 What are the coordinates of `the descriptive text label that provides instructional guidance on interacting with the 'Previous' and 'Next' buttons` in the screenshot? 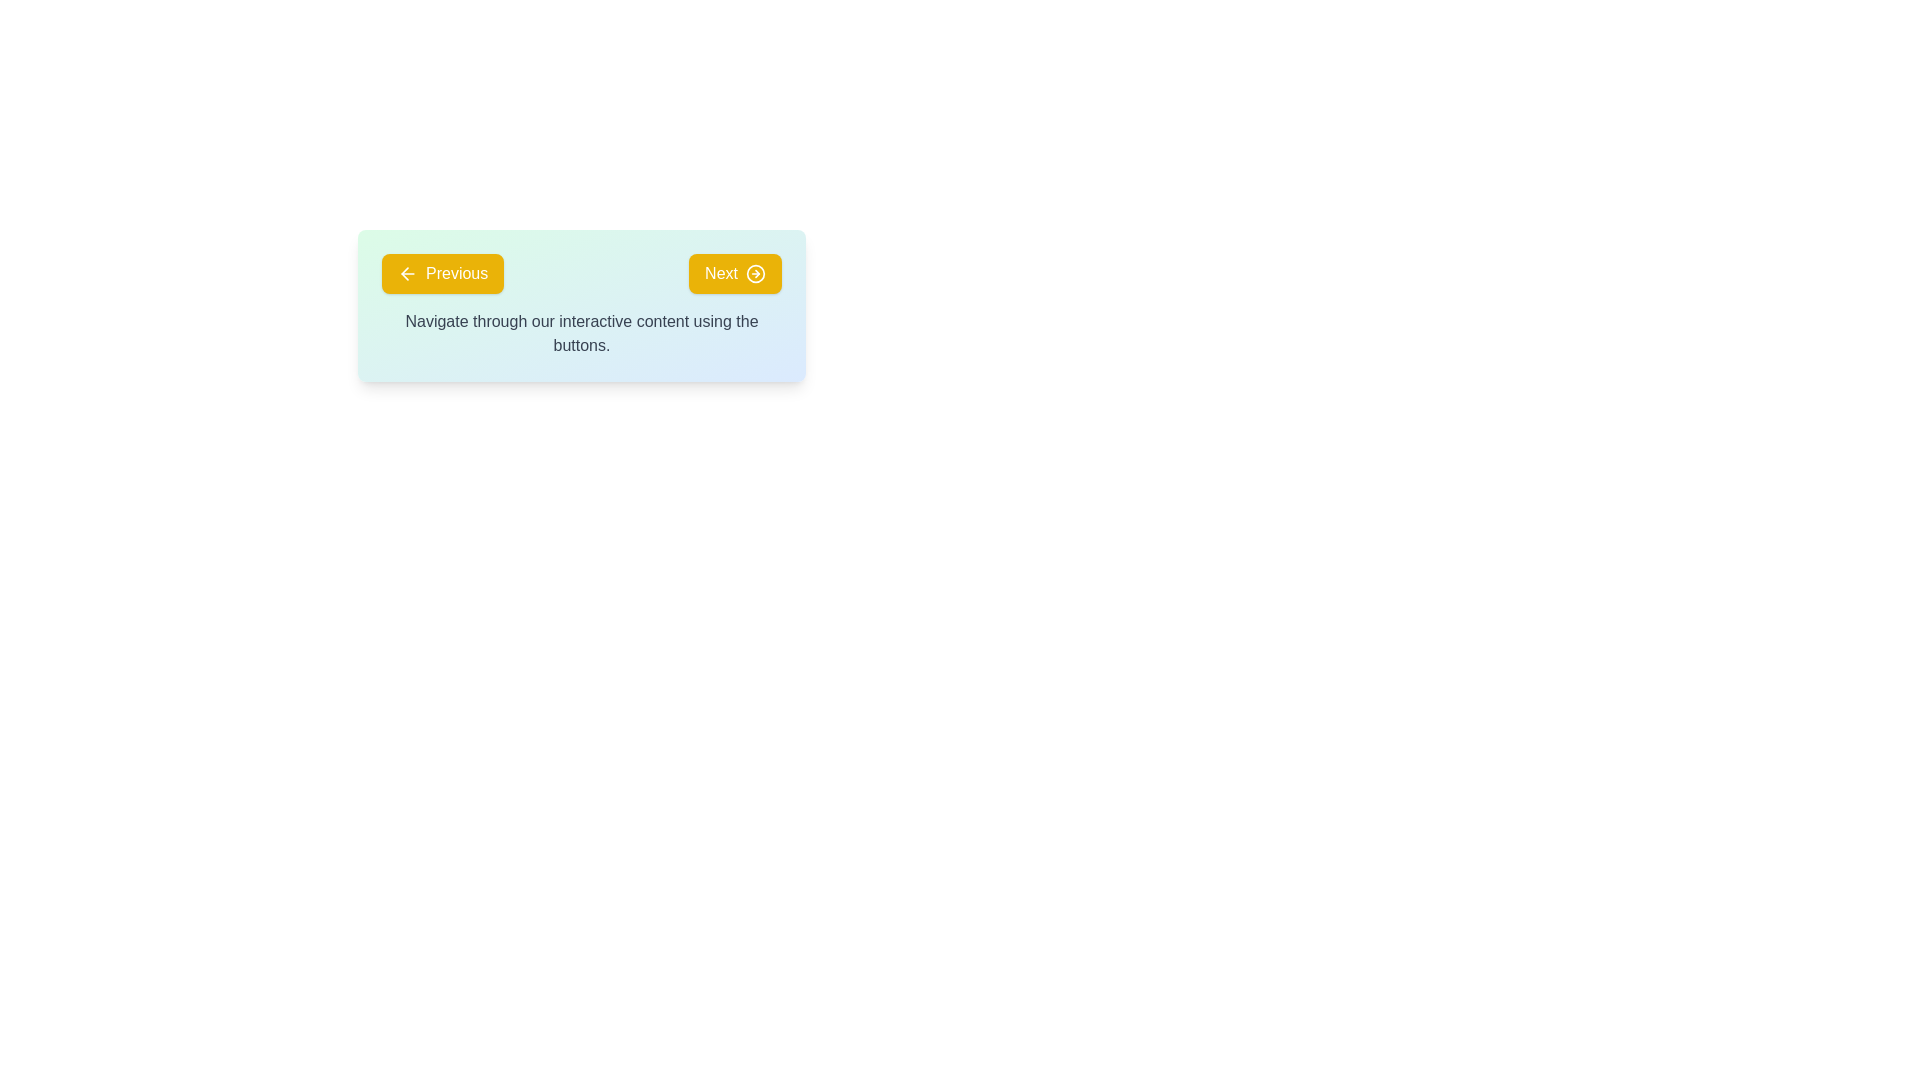 It's located at (580, 333).